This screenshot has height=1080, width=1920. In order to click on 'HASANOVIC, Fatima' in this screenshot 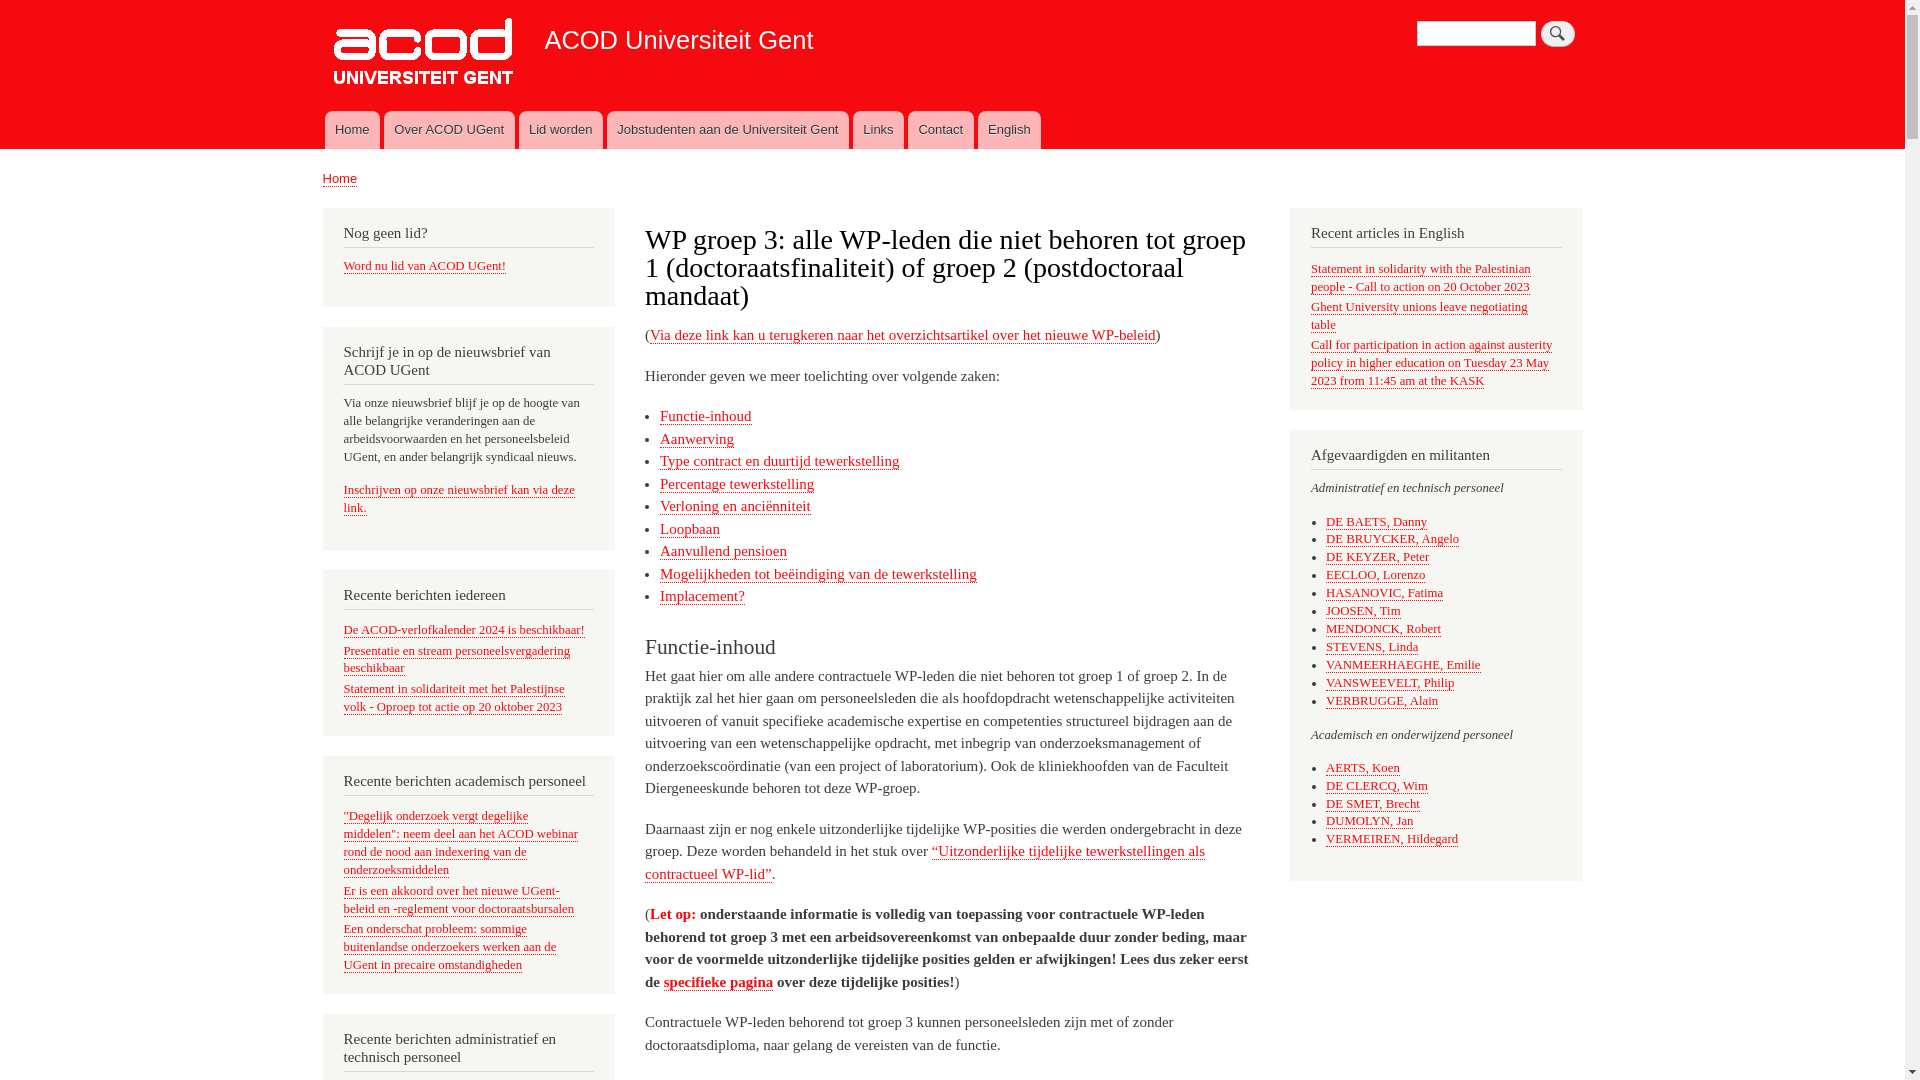, I will do `click(1383, 592)`.